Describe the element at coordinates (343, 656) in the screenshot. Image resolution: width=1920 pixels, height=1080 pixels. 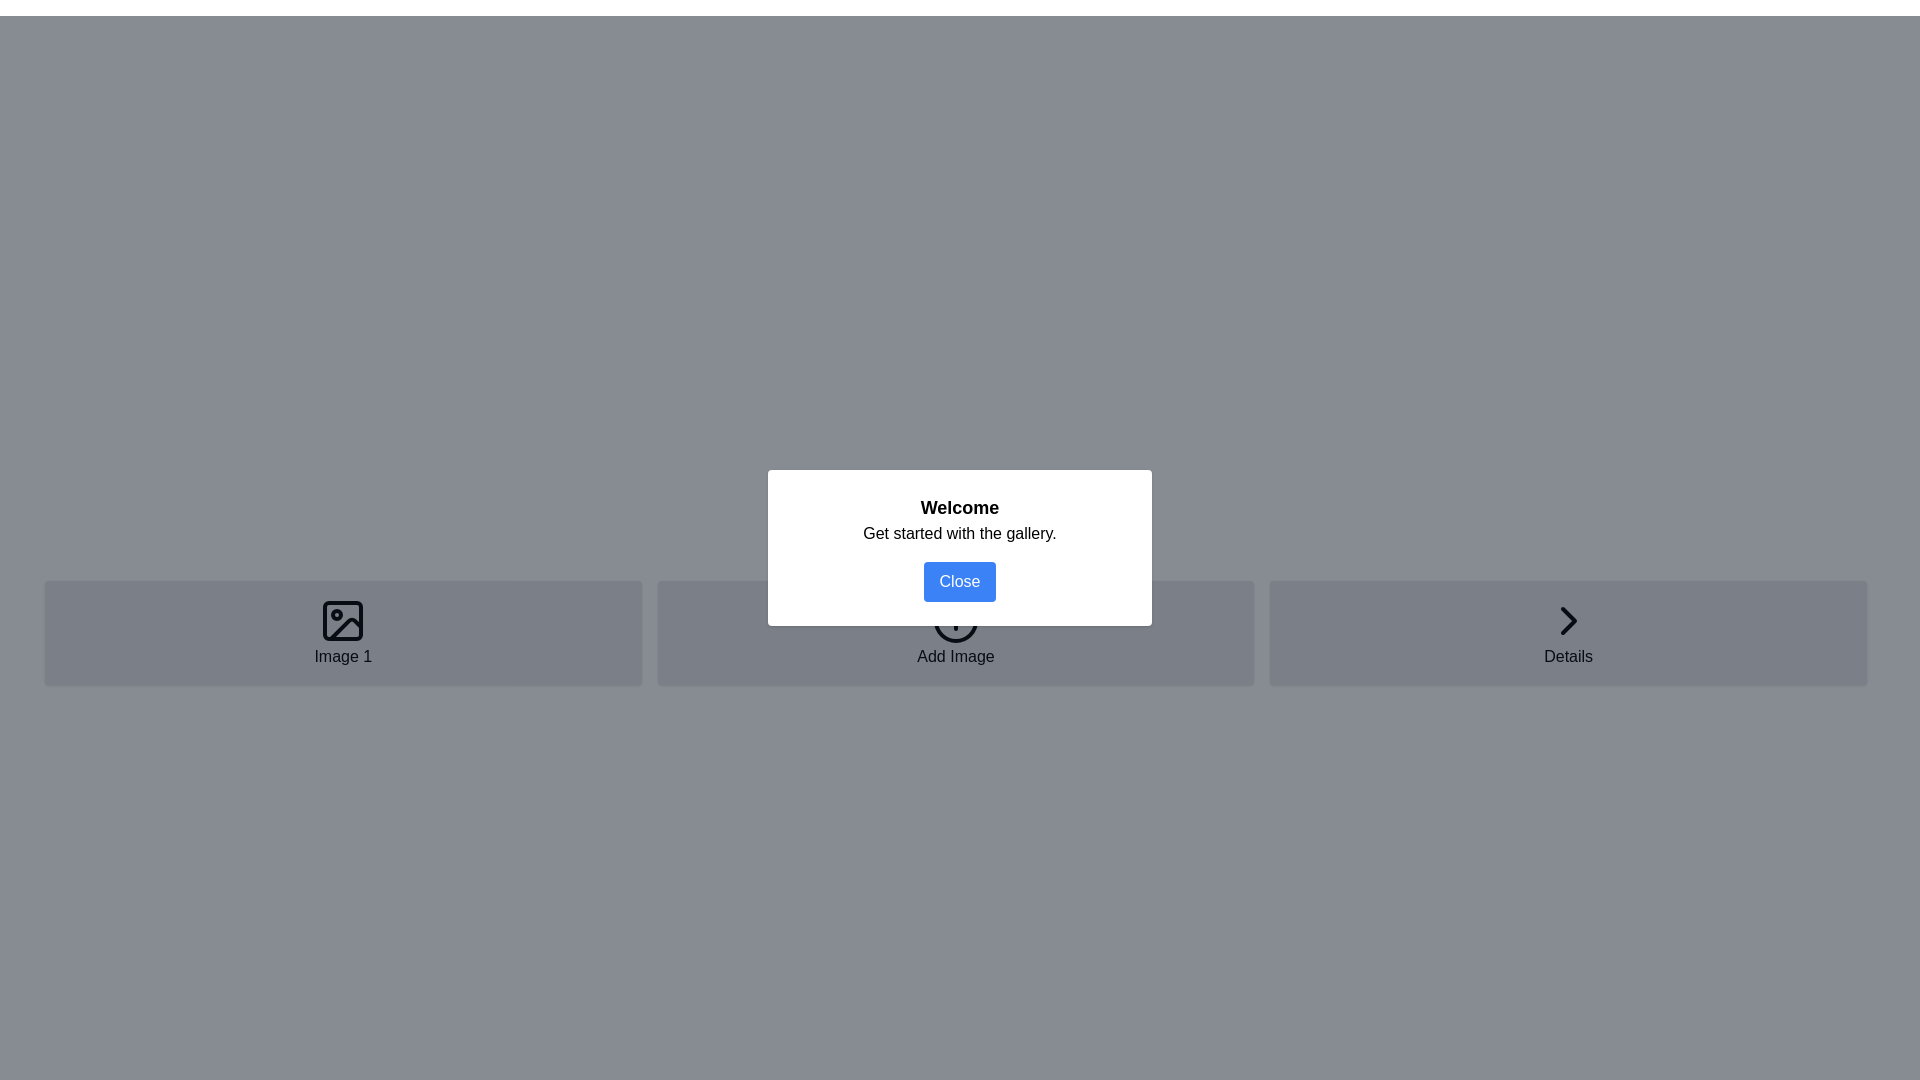
I see `the label that describes the image placeholder, which is positioned at the bottom-center of the first card in a row of three cards` at that location.